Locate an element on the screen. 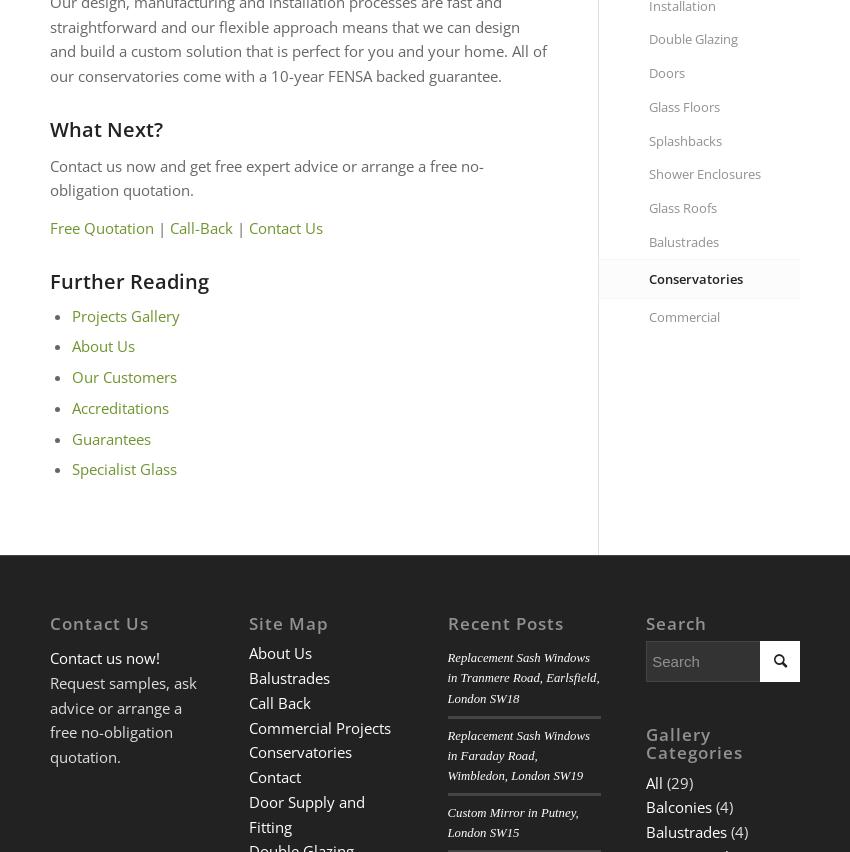  'All' is located at coordinates (654, 781).